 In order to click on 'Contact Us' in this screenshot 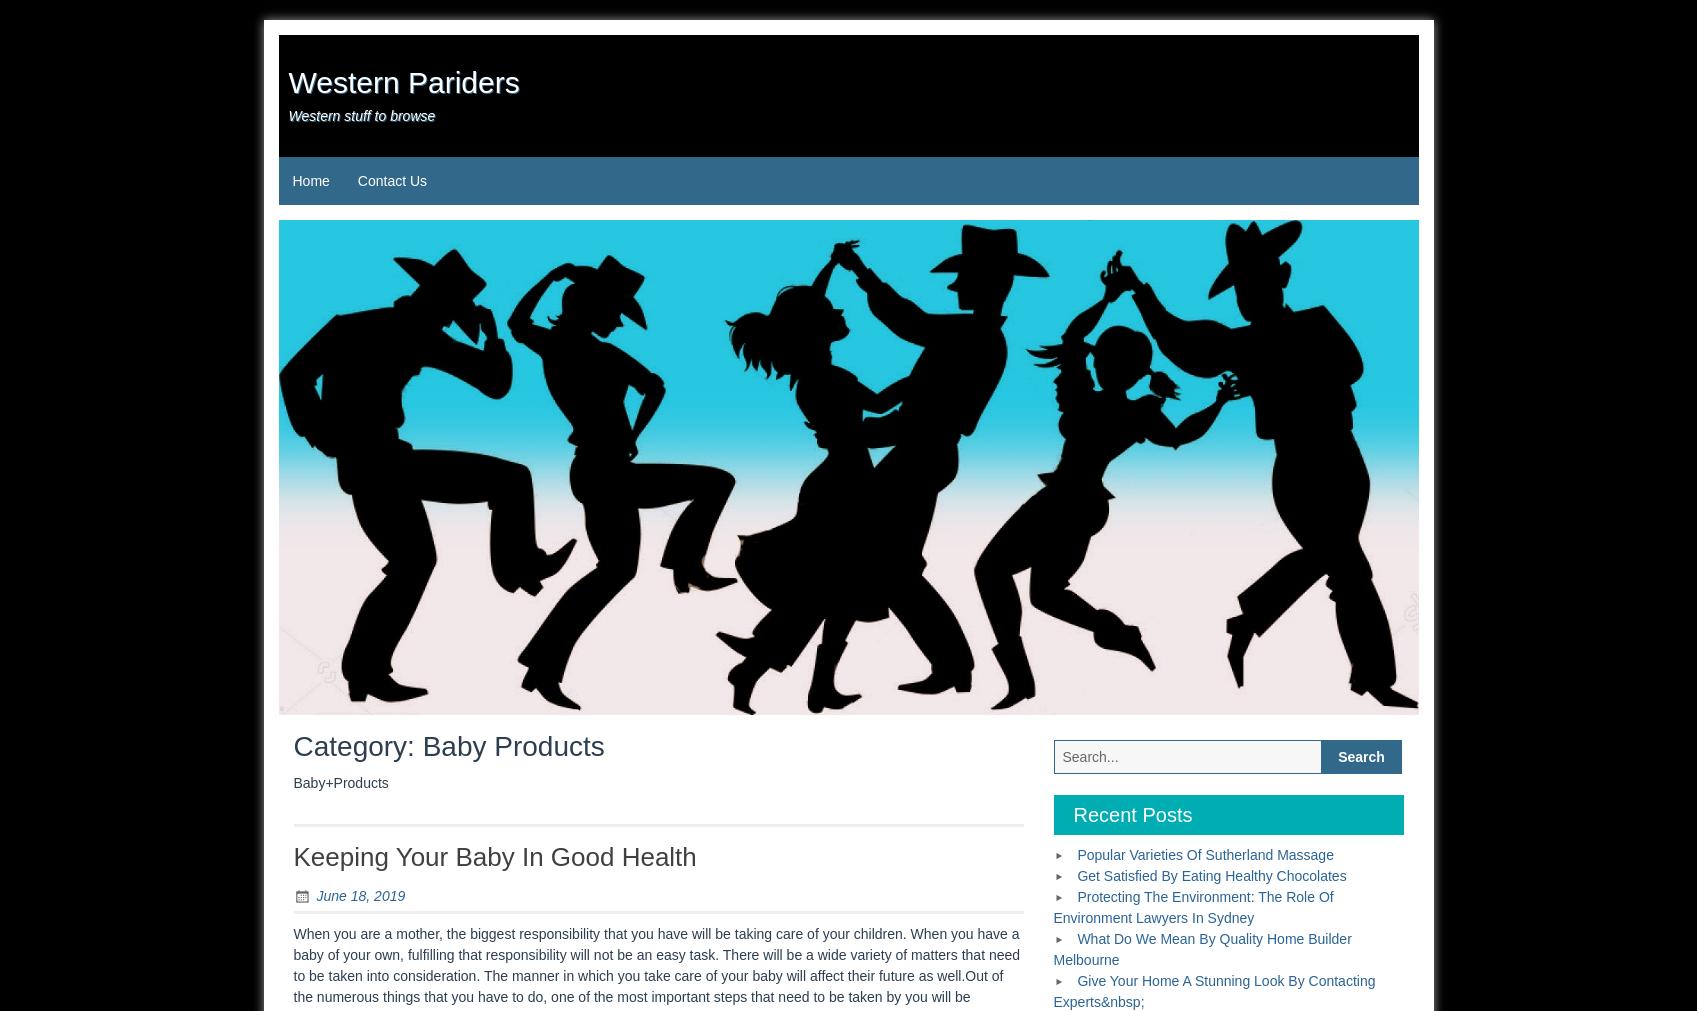, I will do `click(391, 180)`.